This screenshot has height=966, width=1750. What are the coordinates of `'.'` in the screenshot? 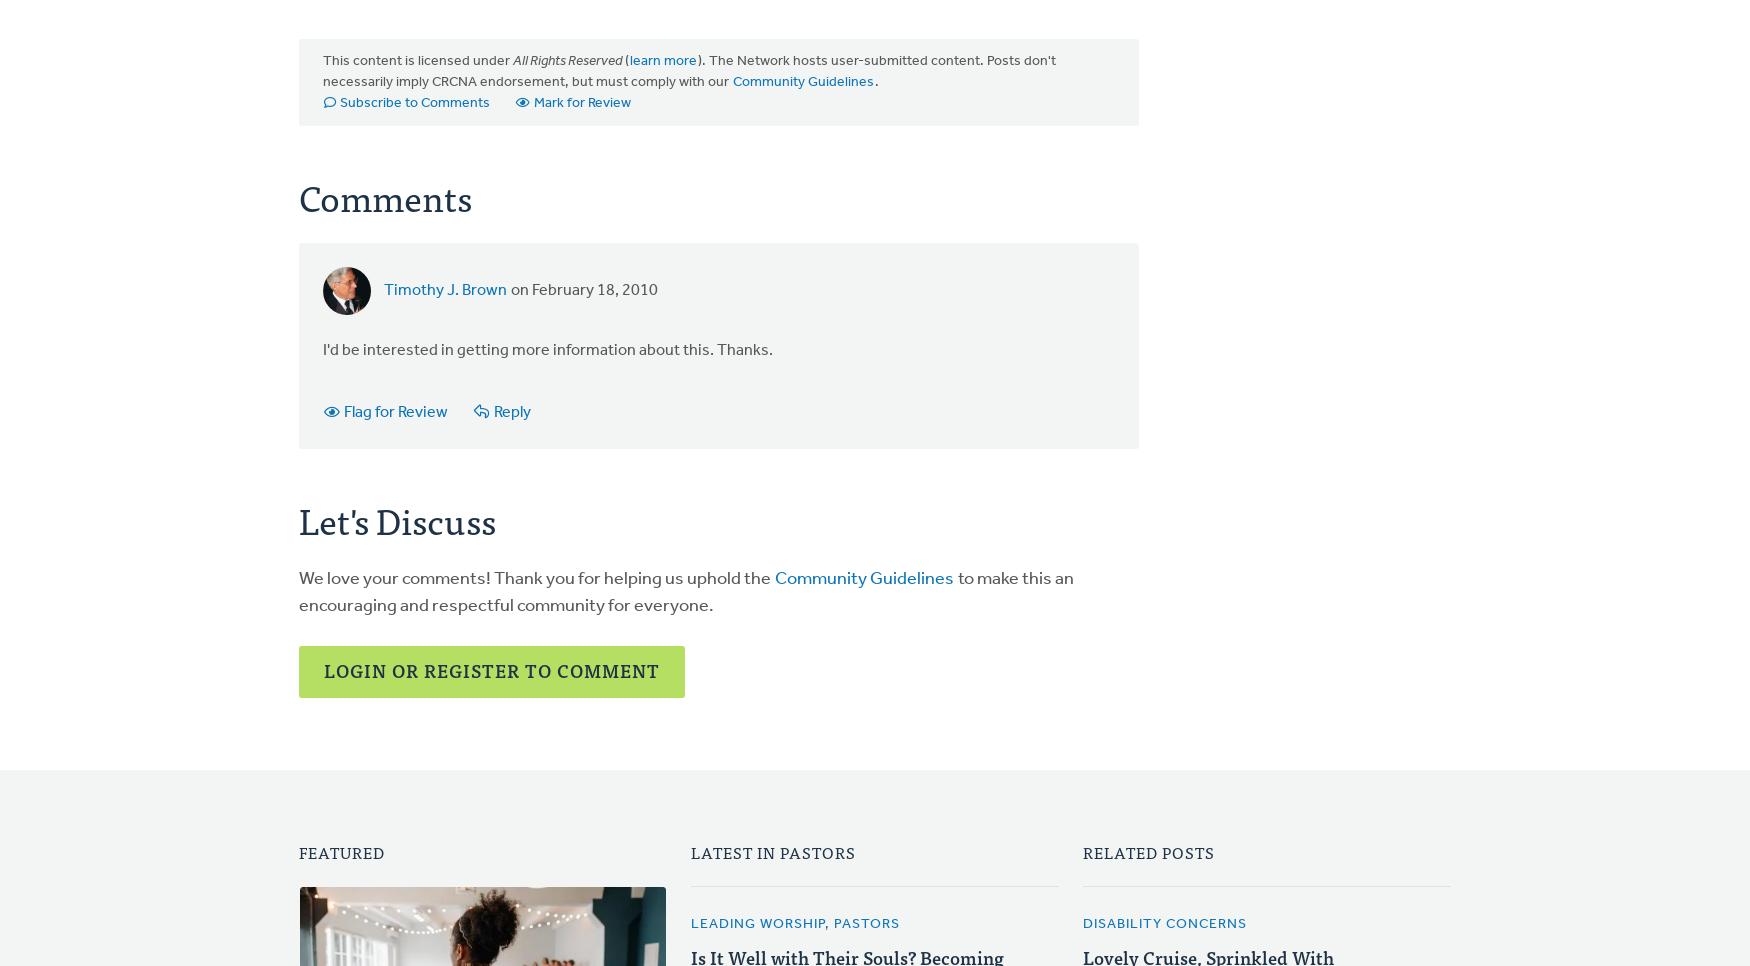 It's located at (875, 81).